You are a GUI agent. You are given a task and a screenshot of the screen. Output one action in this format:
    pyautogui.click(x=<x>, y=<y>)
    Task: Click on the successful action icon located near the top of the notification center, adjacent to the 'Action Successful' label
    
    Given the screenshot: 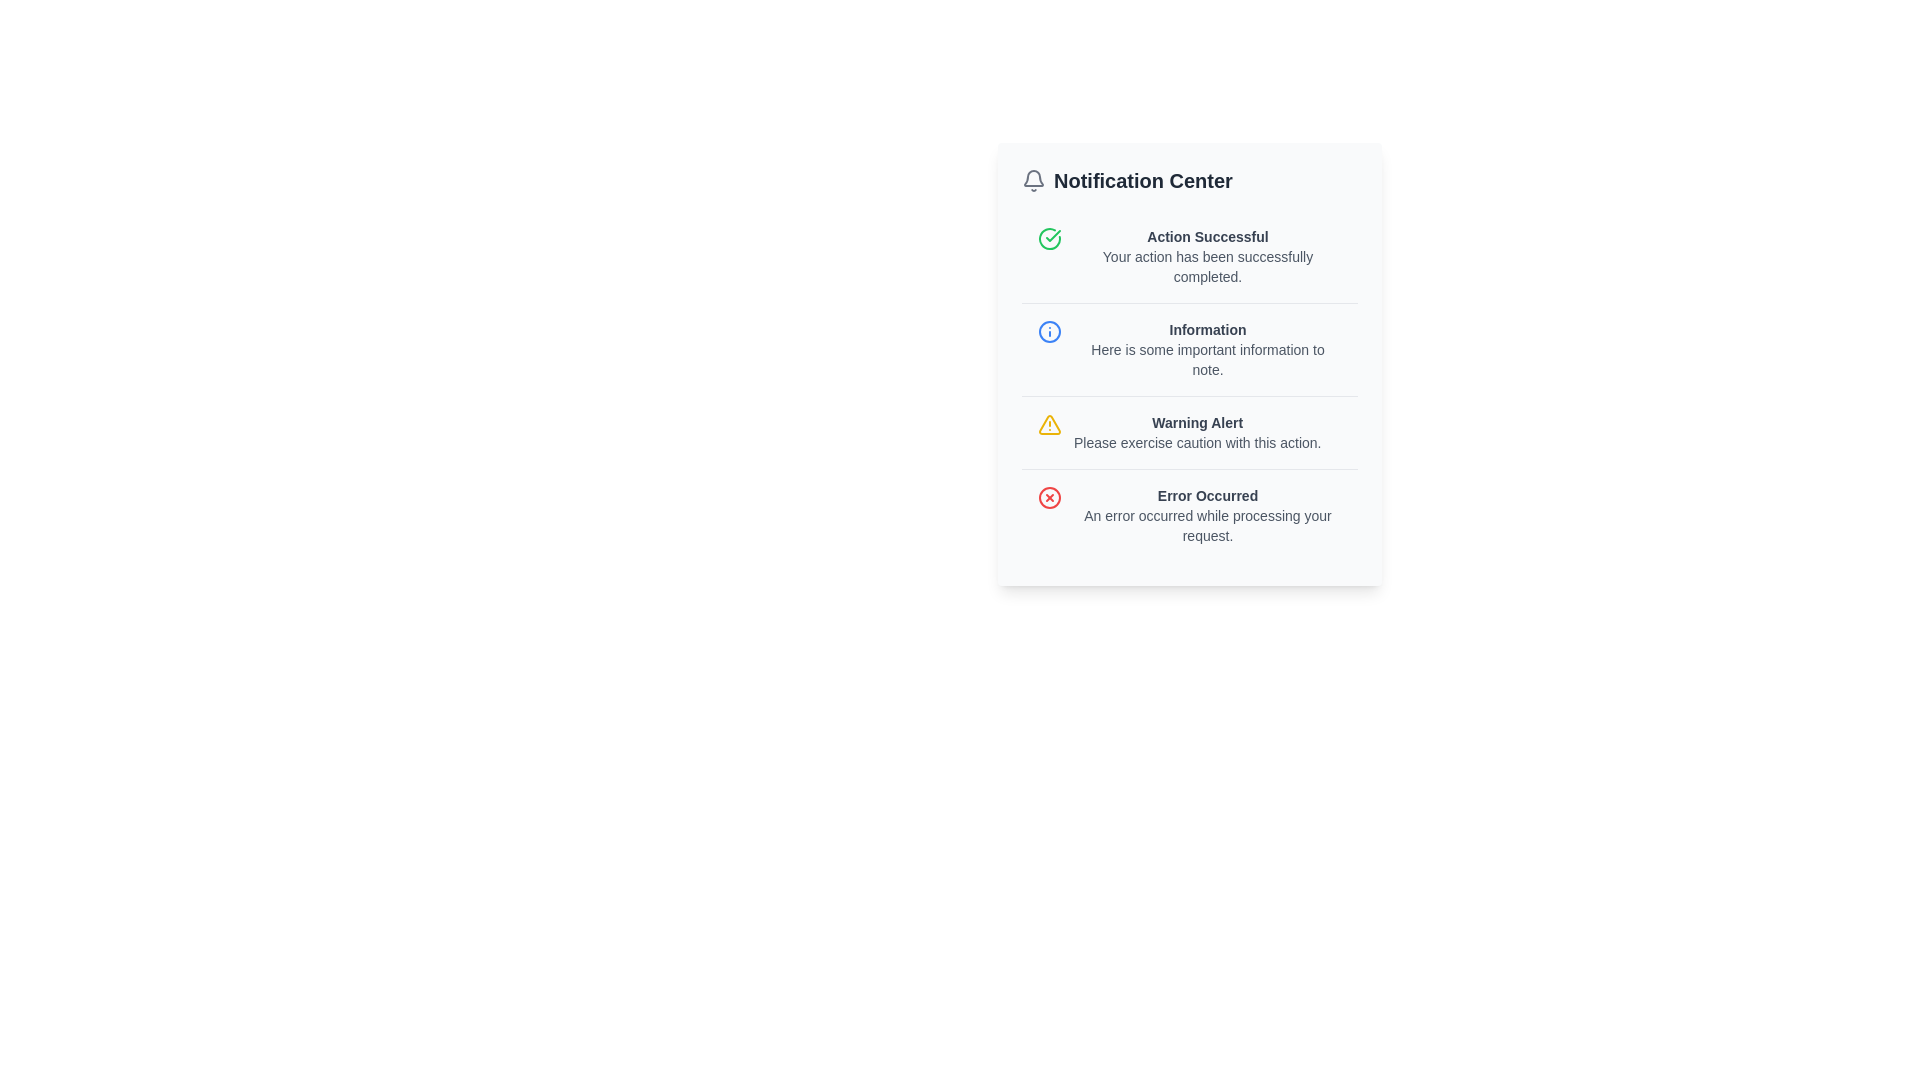 What is the action you would take?
    pyautogui.click(x=1049, y=238)
    